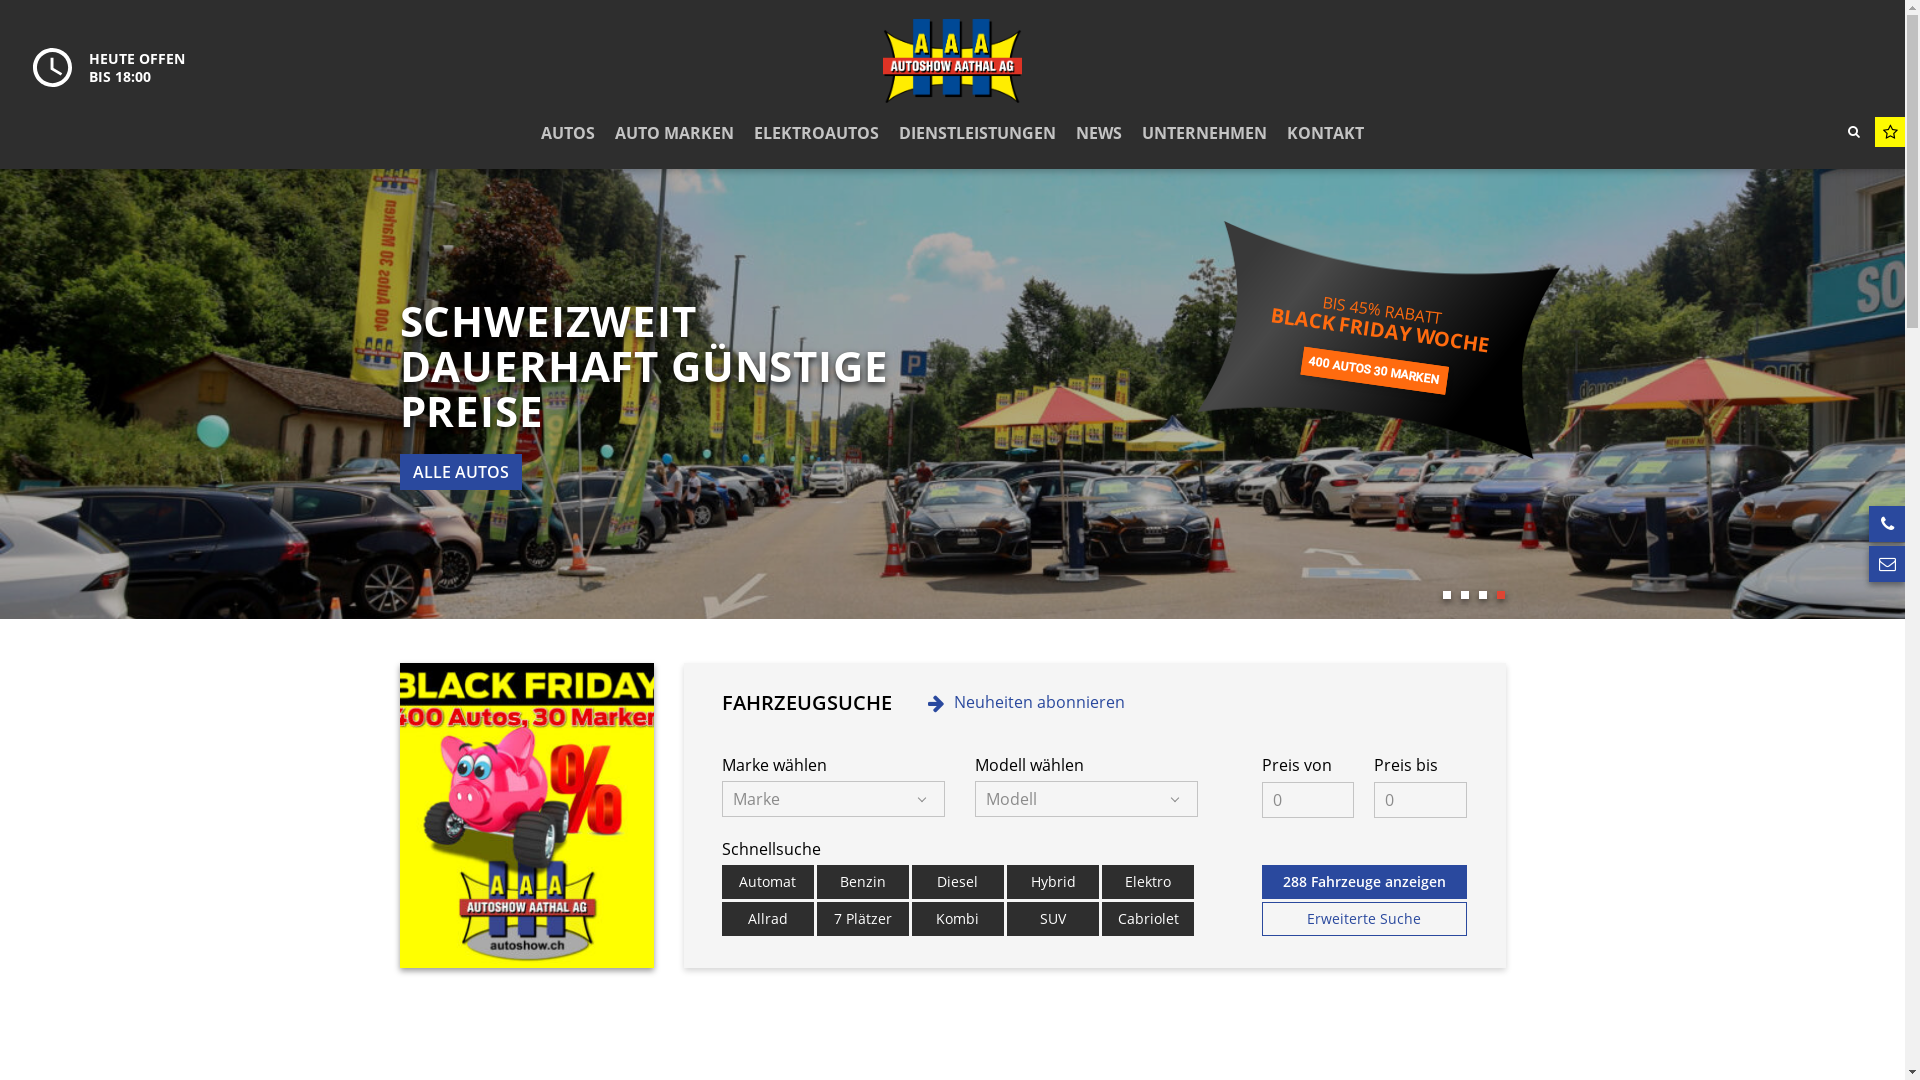  Describe the element at coordinates (816, 133) in the screenshot. I see `'ELEKTROAUTOS'` at that location.